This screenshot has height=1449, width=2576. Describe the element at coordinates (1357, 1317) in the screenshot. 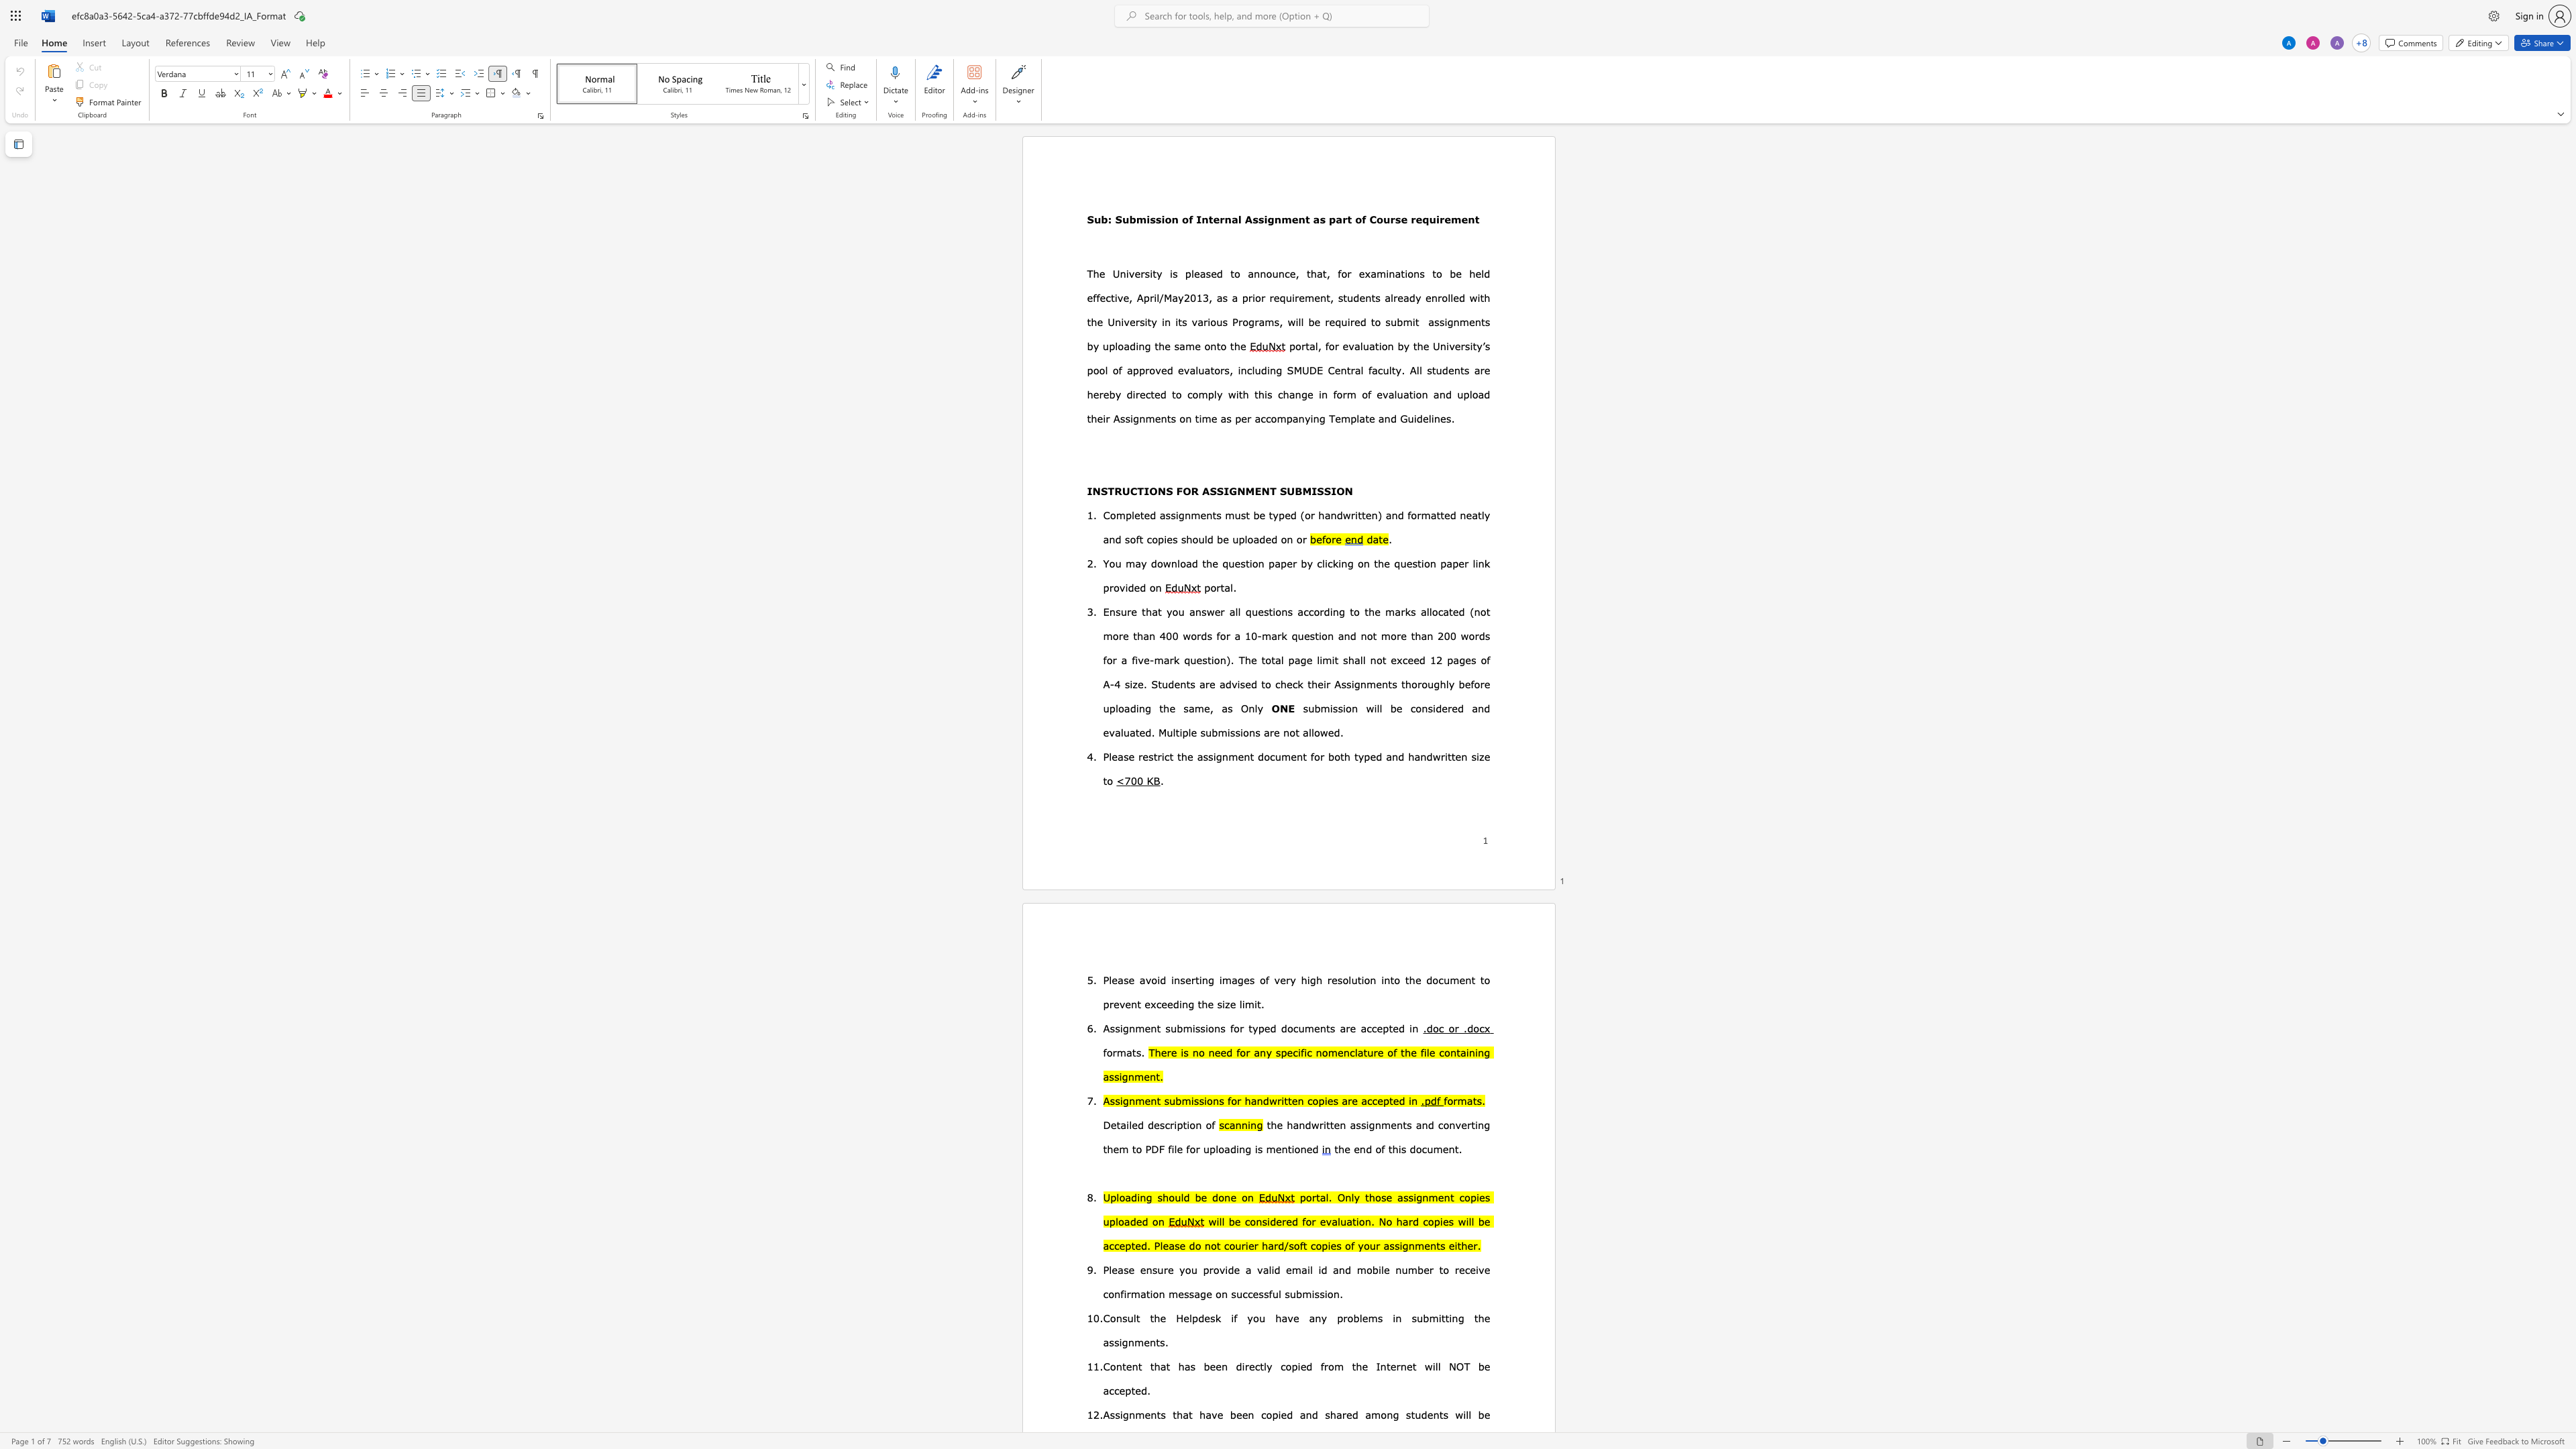

I see `the space between the continuous character "b" and "l" in the text` at that location.